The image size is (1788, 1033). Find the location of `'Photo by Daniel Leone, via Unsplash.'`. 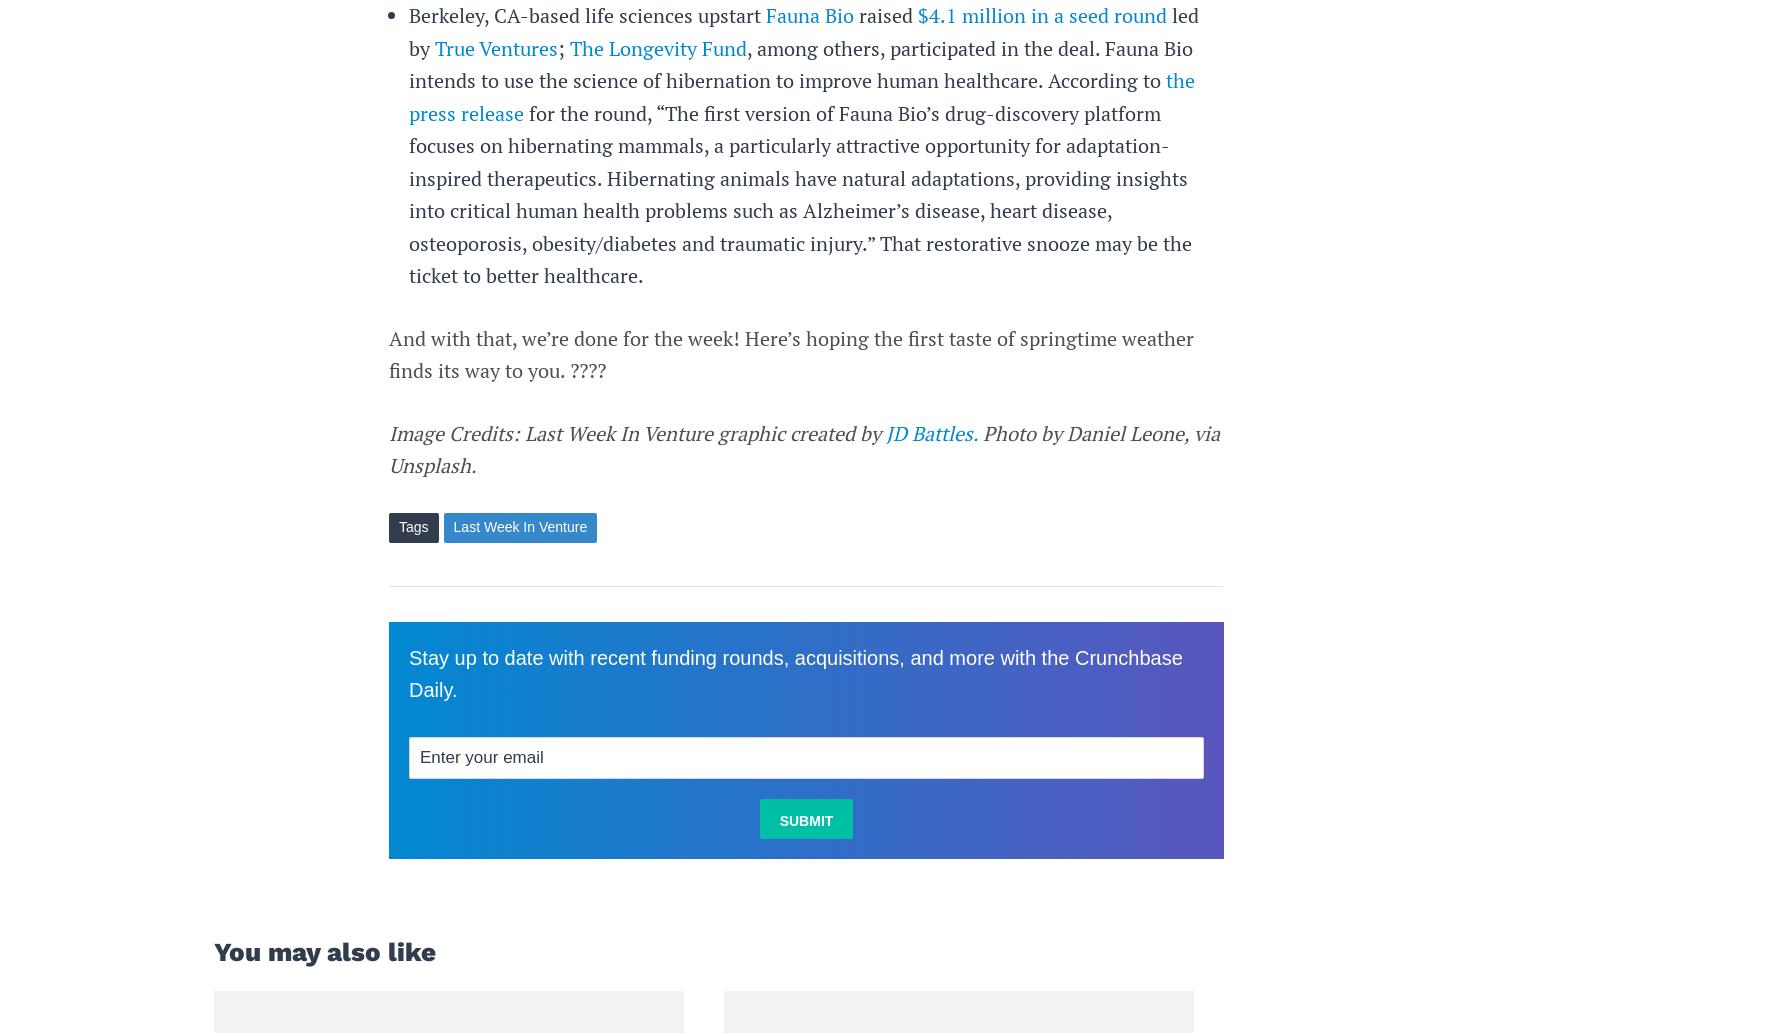

'Photo by Daniel Leone, via Unsplash.' is located at coordinates (388, 449).